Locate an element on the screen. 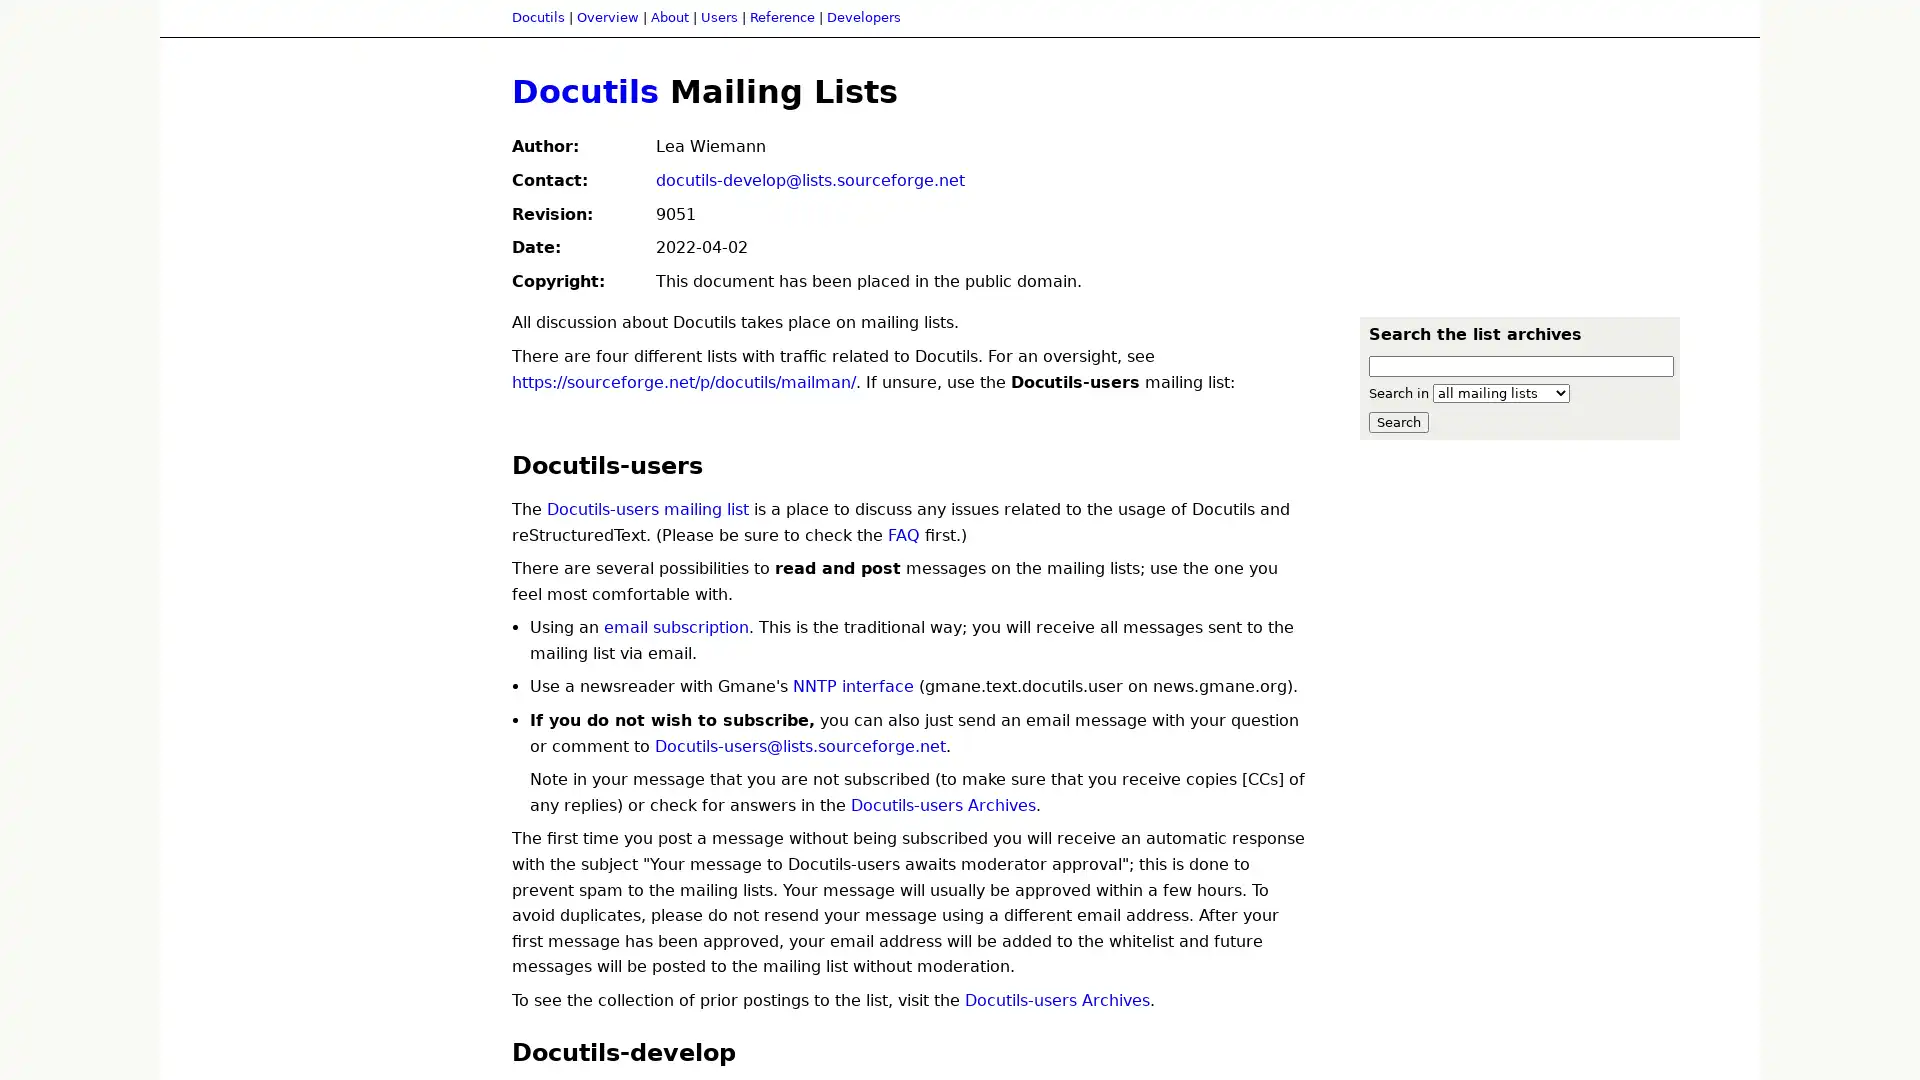  Search is located at coordinates (1397, 420).